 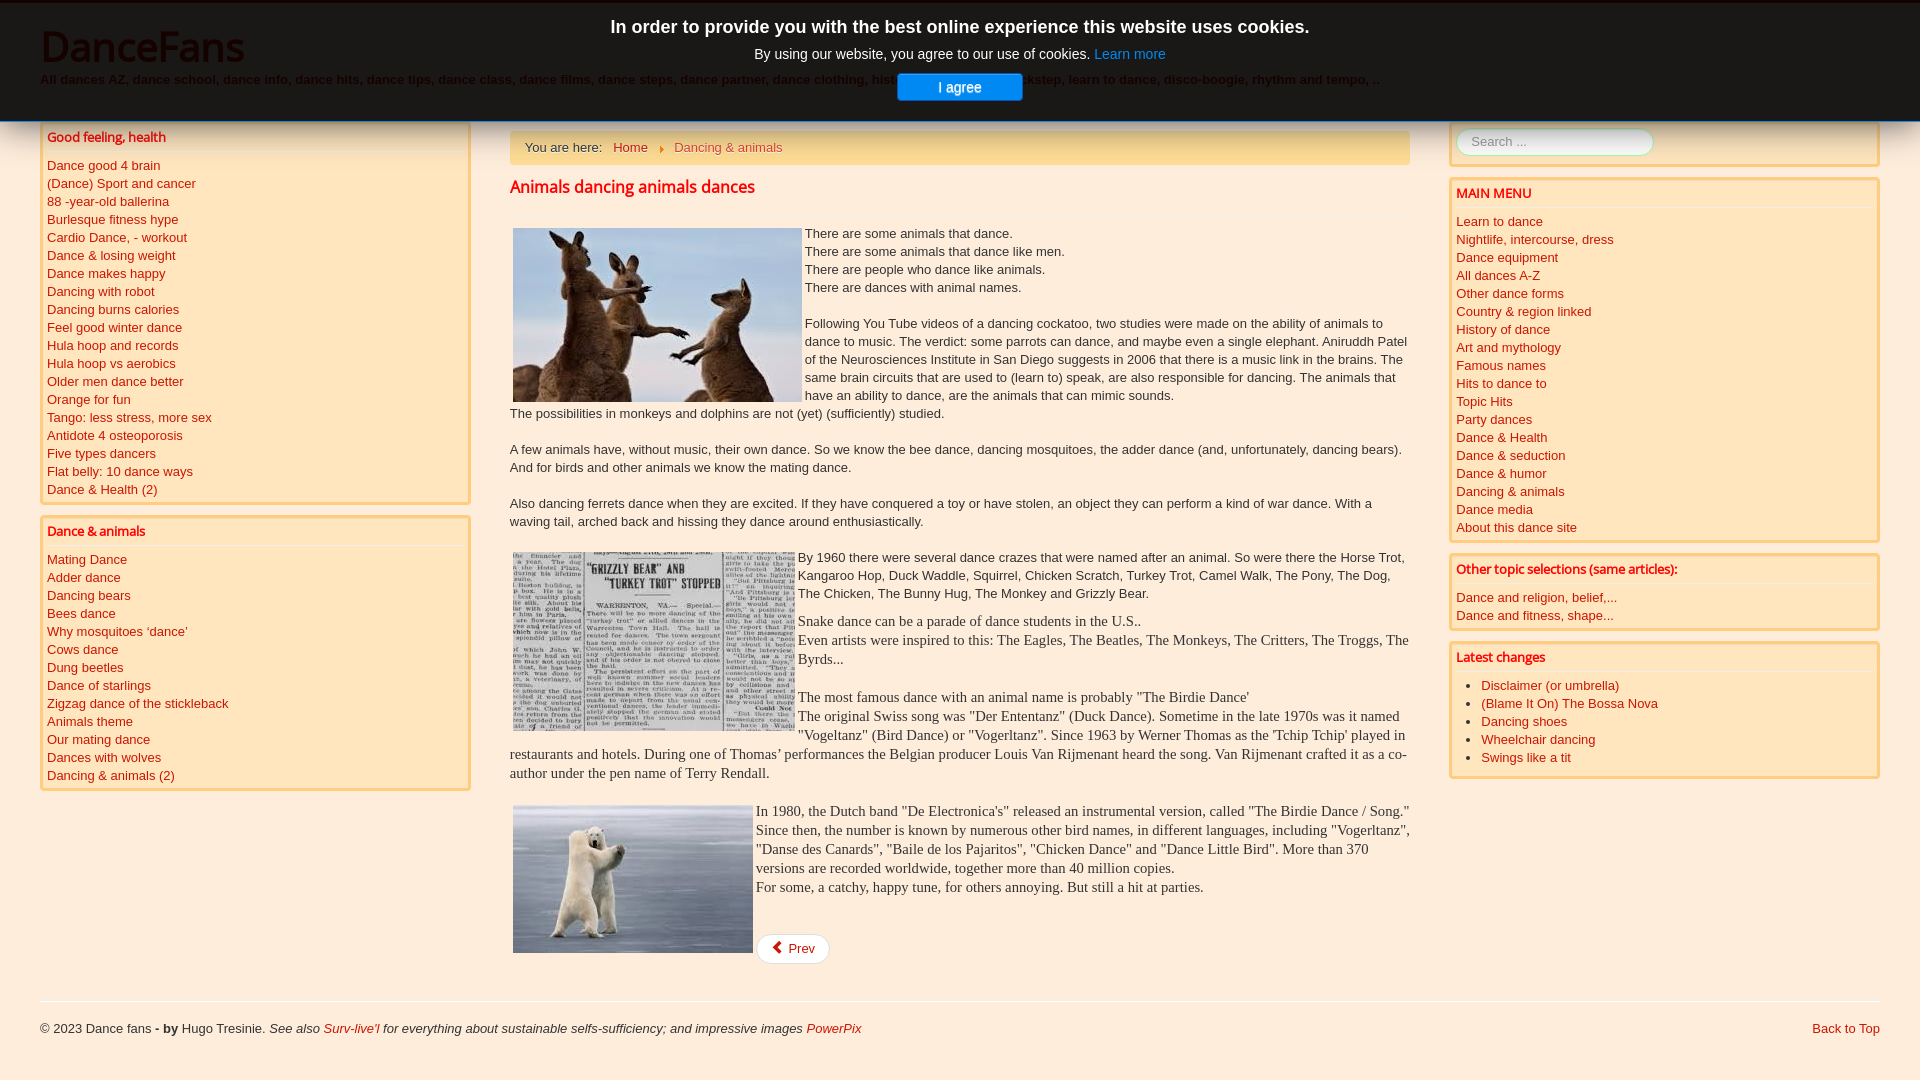 I want to click on 'Disclaimer (or umbrella)', so click(x=1549, y=684).